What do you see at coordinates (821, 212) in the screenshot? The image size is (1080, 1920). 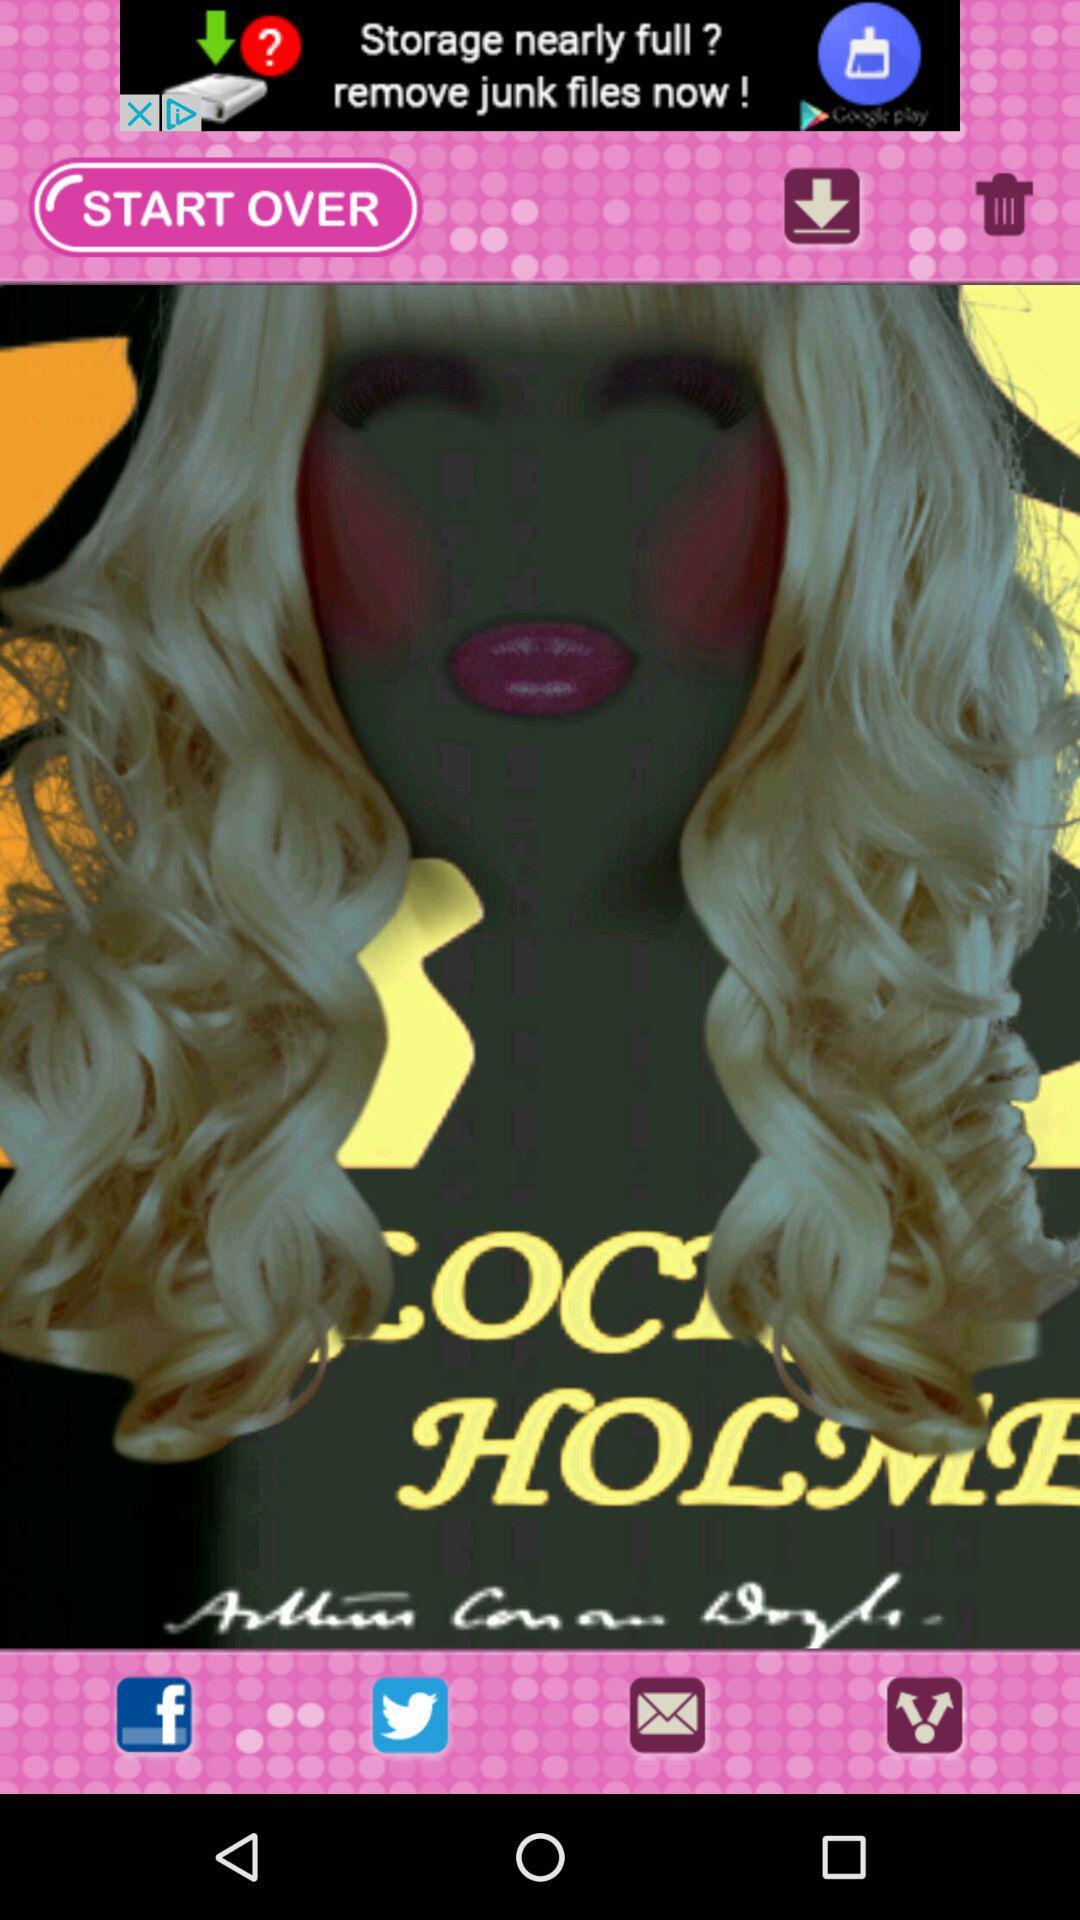 I see `download` at bounding box center [821, 212].